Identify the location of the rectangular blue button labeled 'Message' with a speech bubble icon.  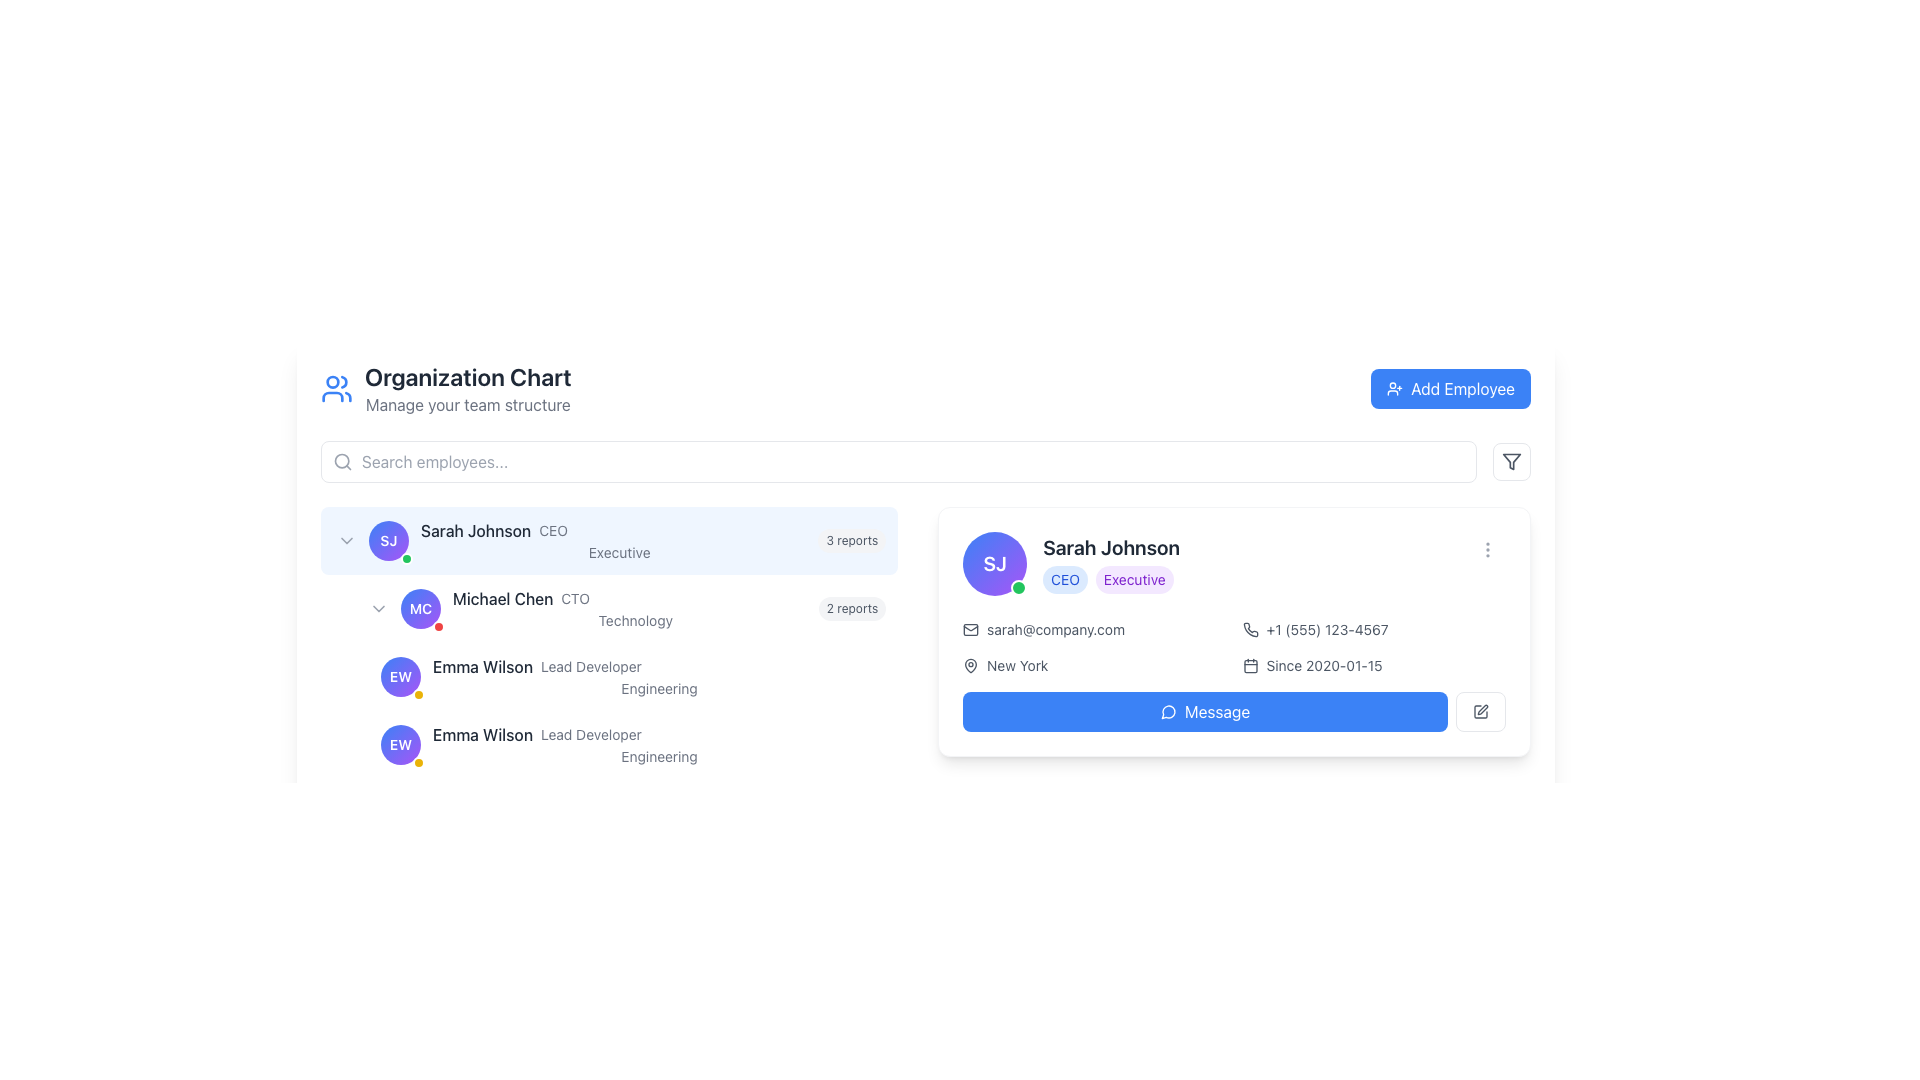
(1204, 711).